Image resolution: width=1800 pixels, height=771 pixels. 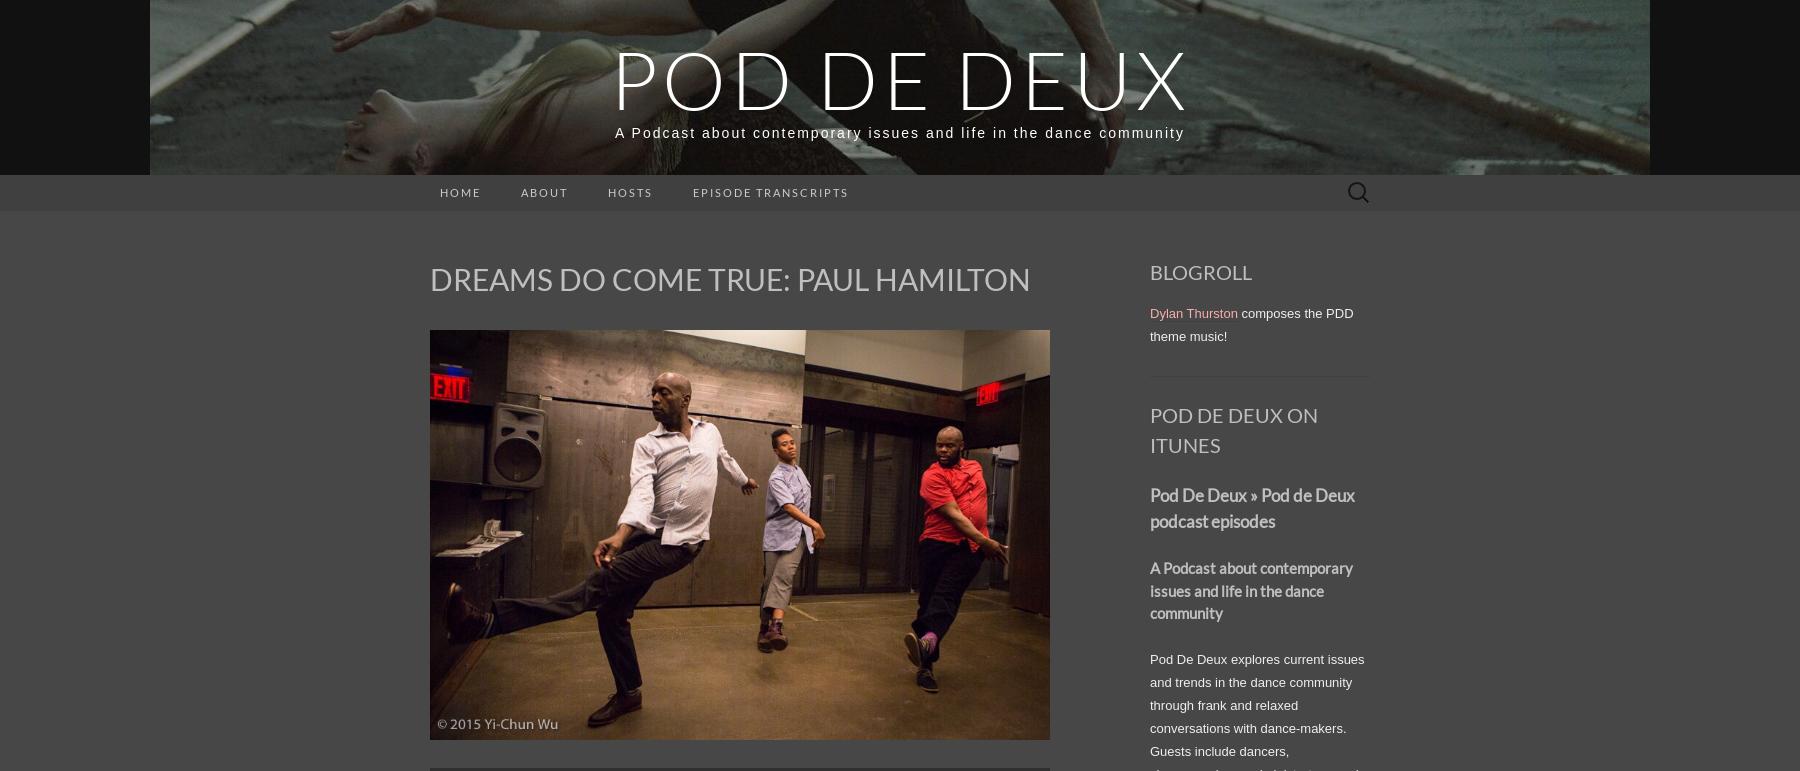 I want to click on 'Dylan Thurston', so click(x=1192, y=313).